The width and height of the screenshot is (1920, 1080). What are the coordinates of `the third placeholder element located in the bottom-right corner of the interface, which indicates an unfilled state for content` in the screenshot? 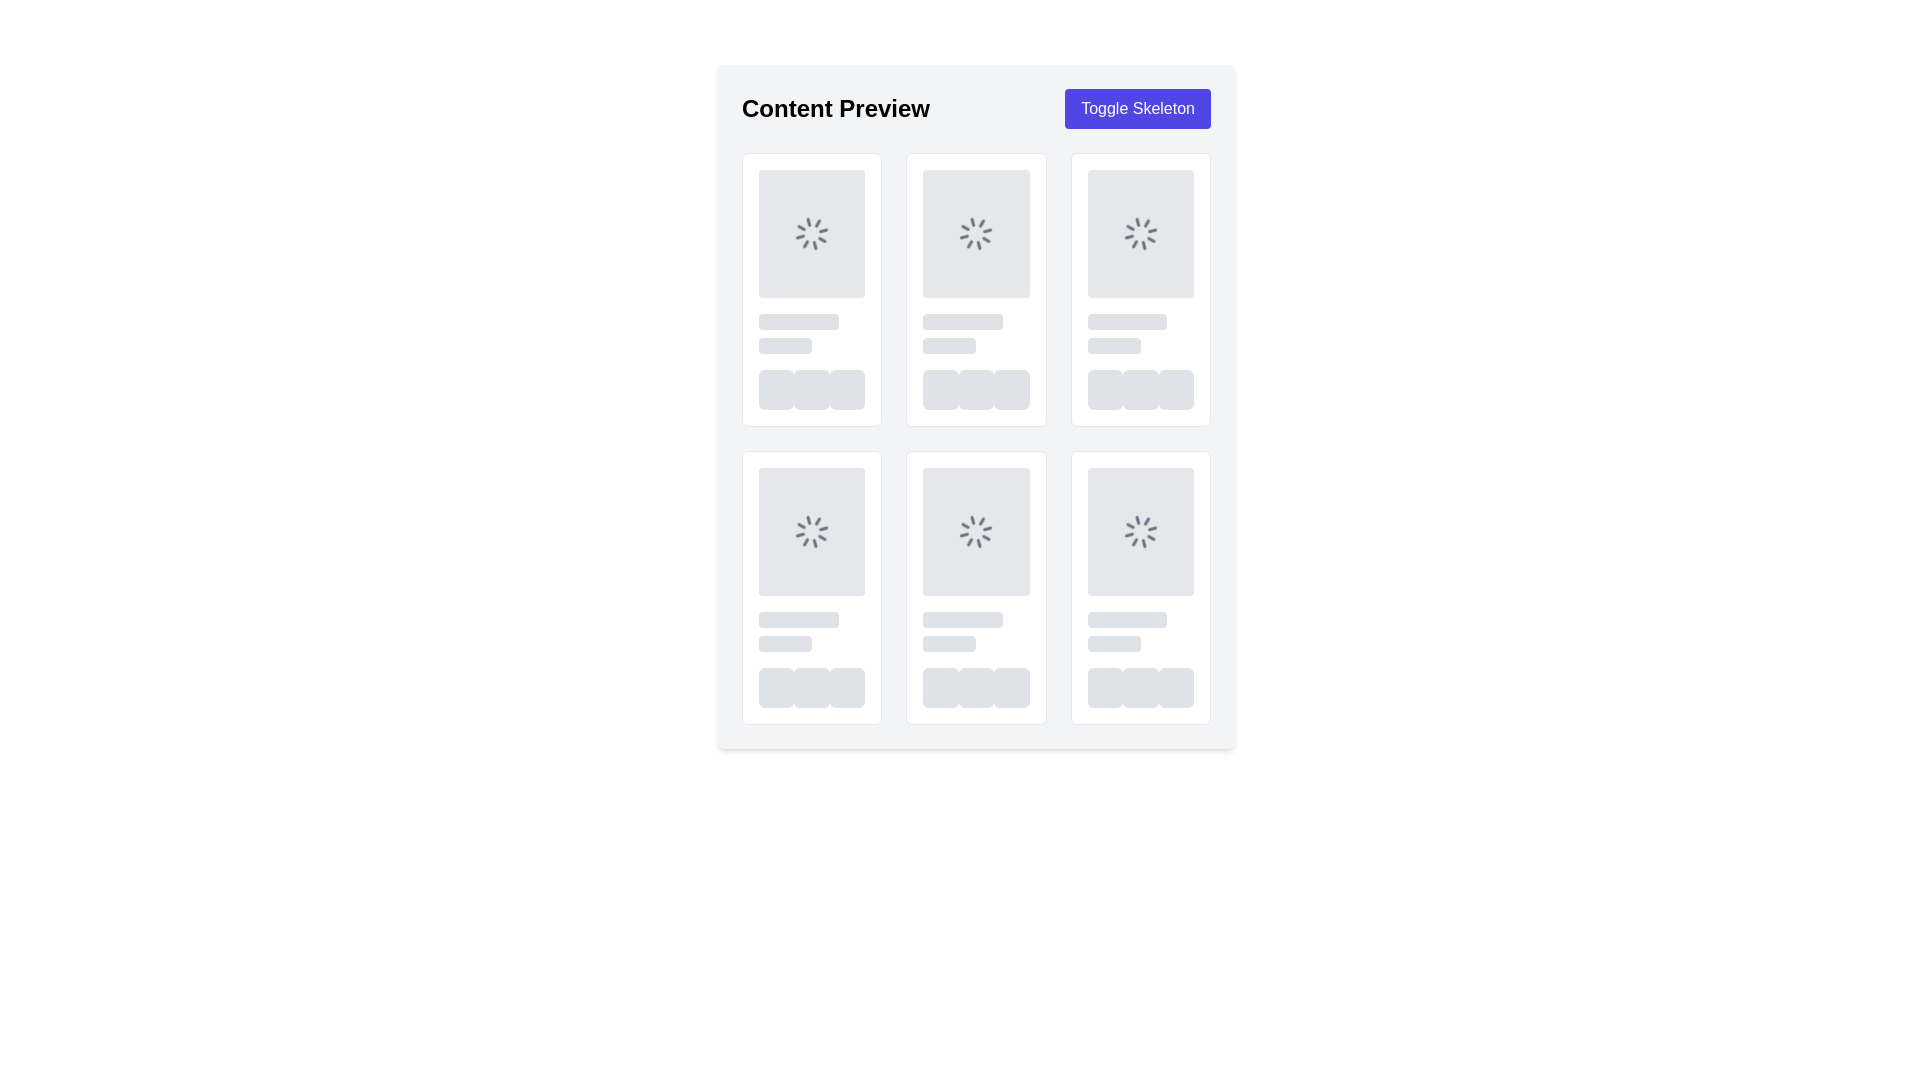 It's located at (1176, 686).